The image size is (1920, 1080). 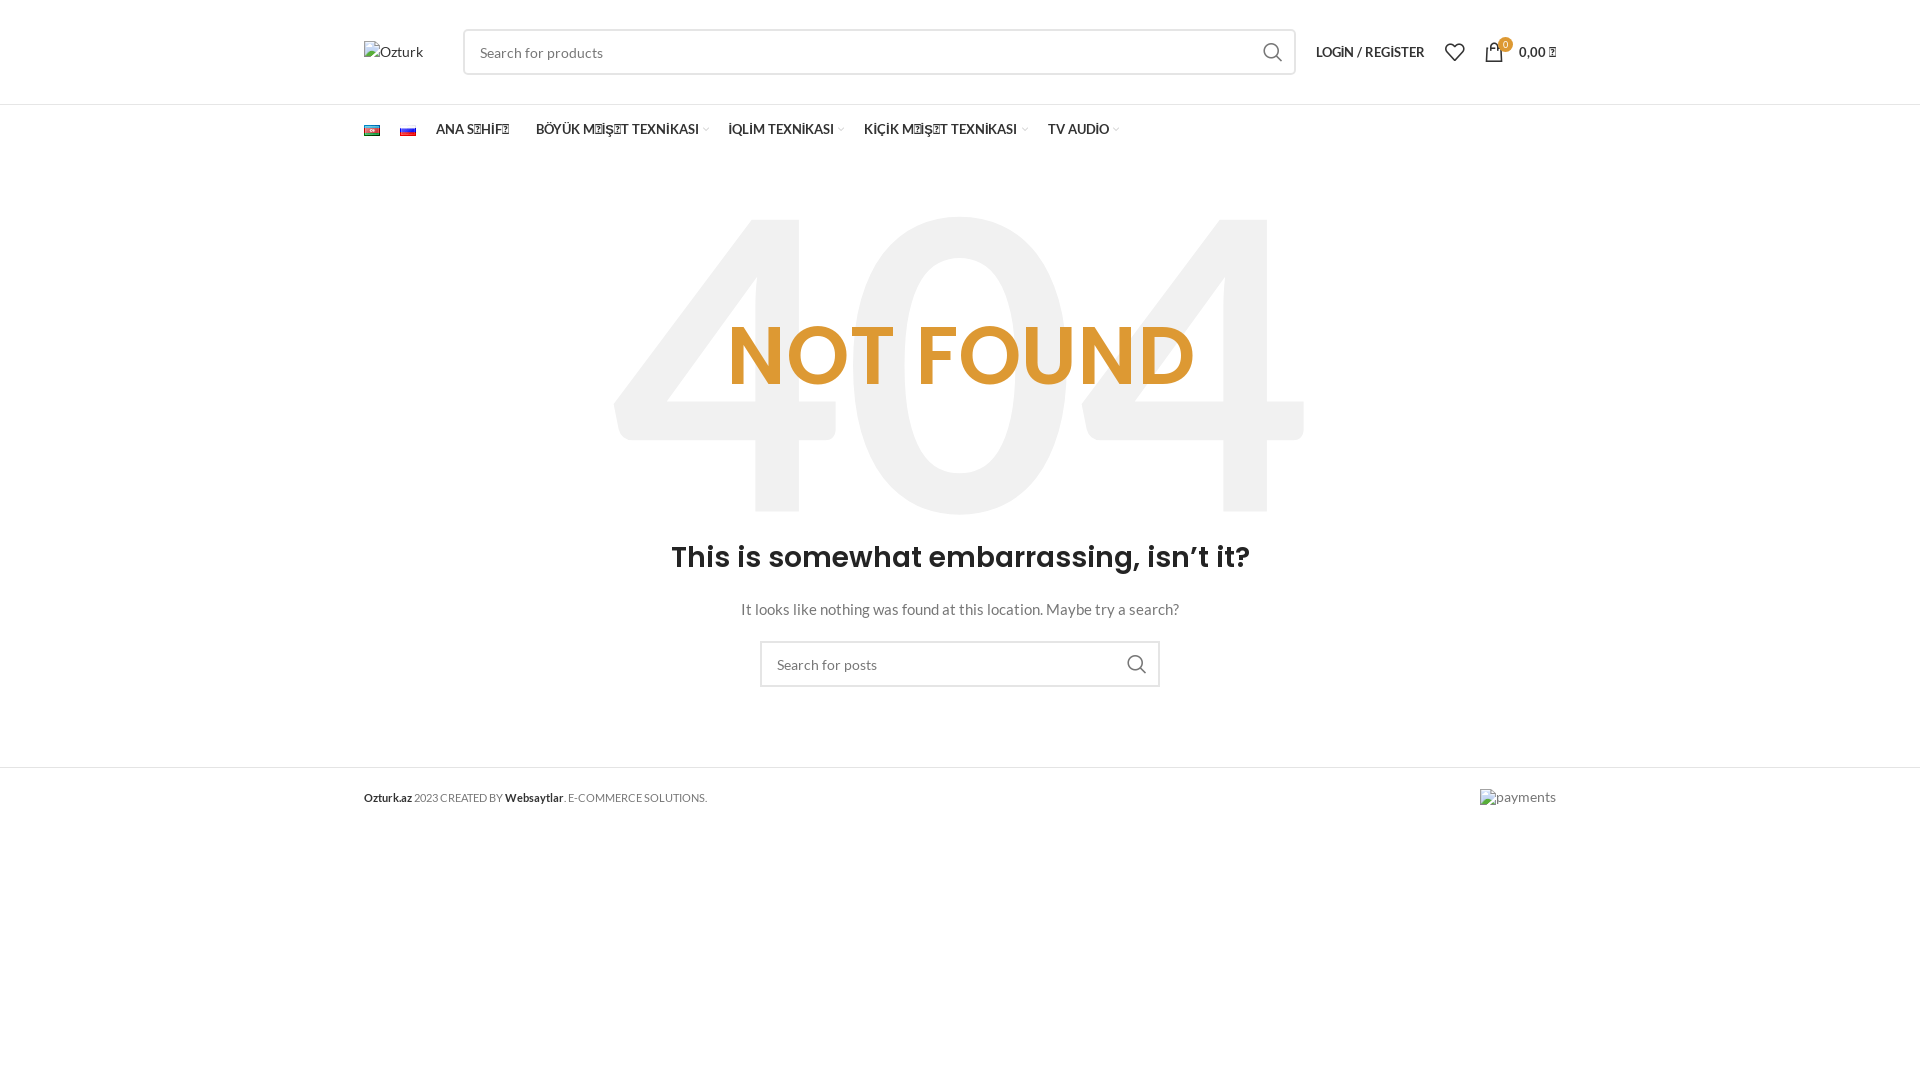 What do you see at coordinates (534, 796) in the screenshot?
I see `'Websaytlar'` at bounding box center [534, 796].